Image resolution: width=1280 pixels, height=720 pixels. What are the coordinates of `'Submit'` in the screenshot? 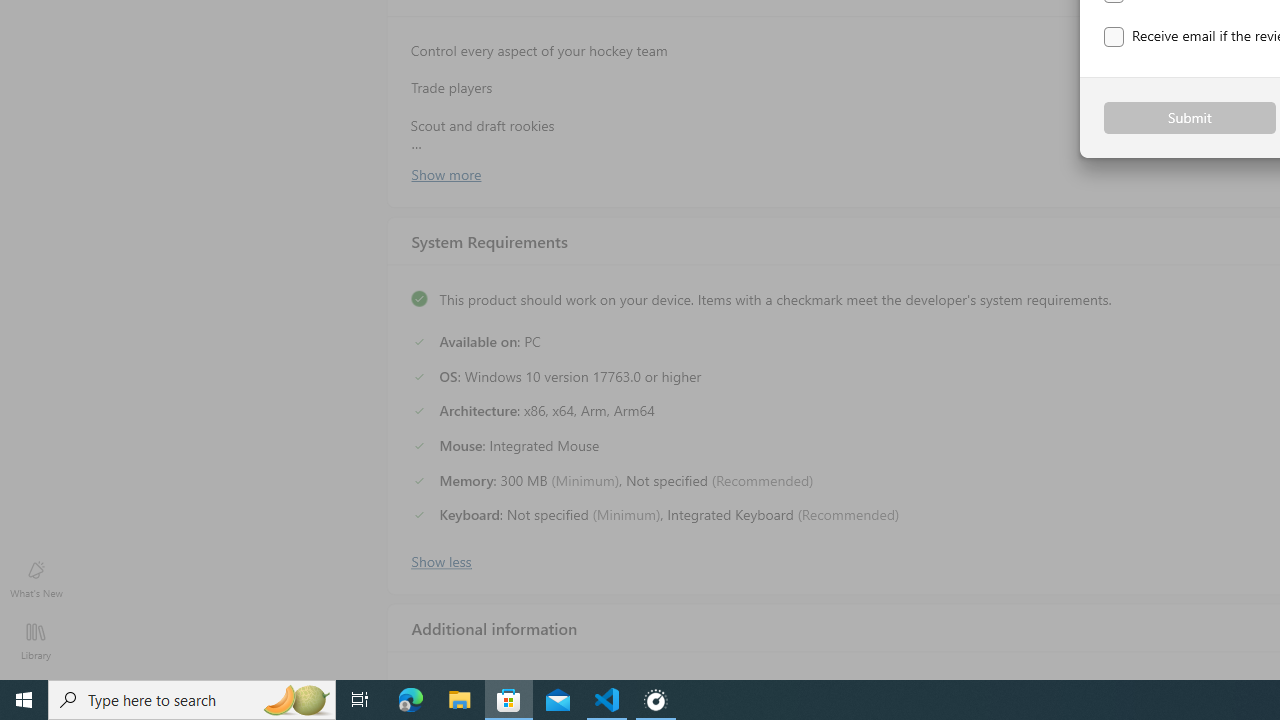 It's located at (1189, 118).